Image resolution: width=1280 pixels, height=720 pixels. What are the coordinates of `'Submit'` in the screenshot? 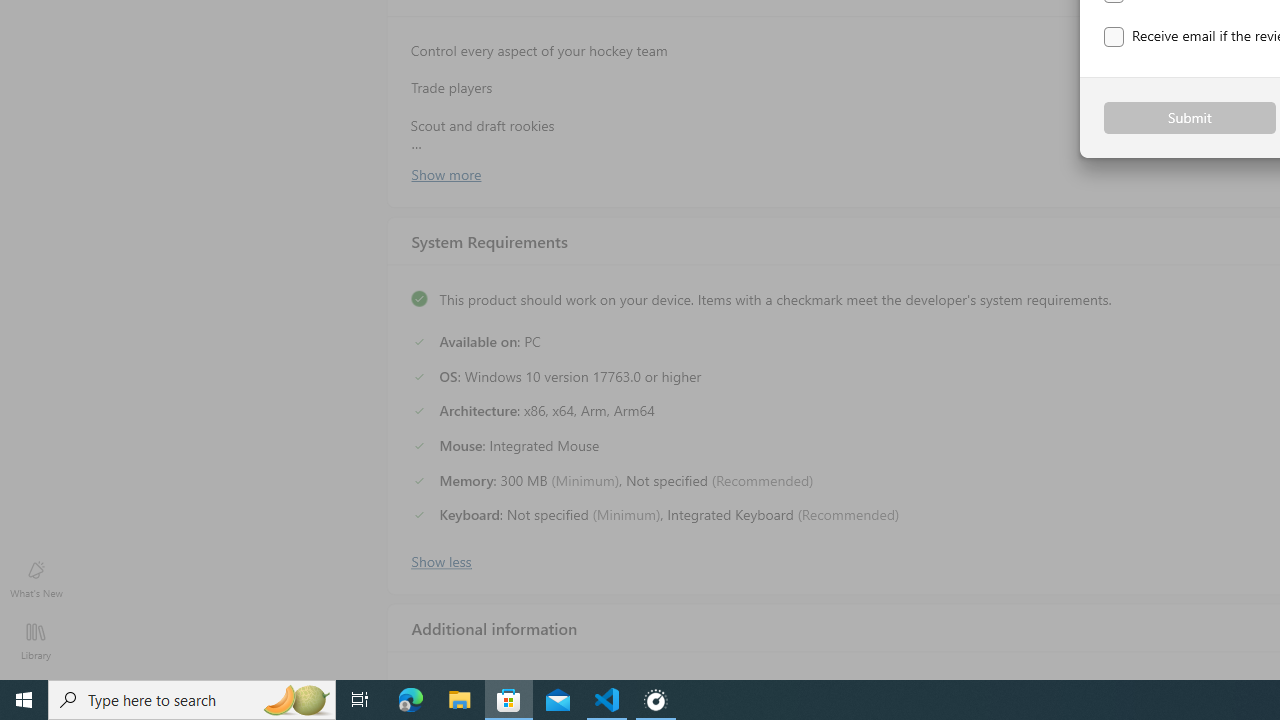 It's located at (1189, 118).